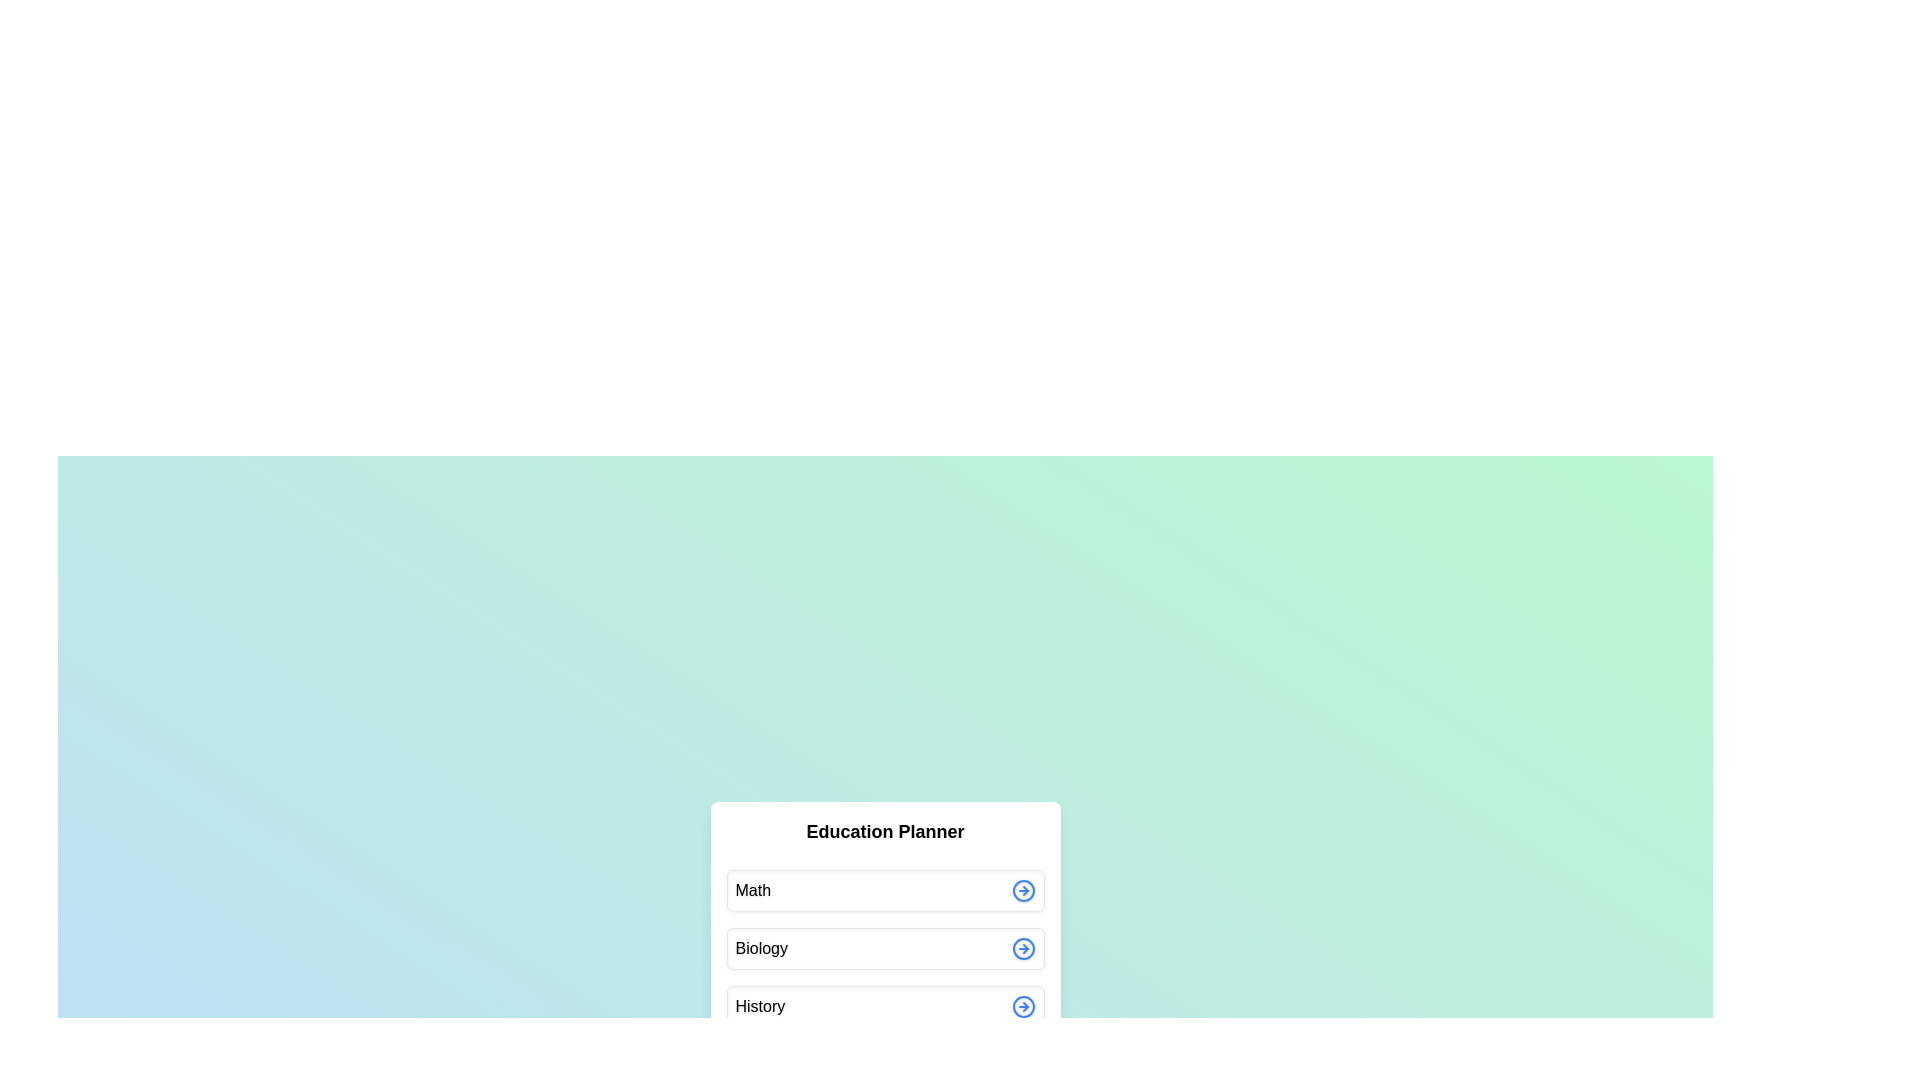 This screenshot has height=1080, width=1920. Describe the element at coordinates (1023, 947) in the screenshot. I see `the button next to the subject Biology to select it` at that location.